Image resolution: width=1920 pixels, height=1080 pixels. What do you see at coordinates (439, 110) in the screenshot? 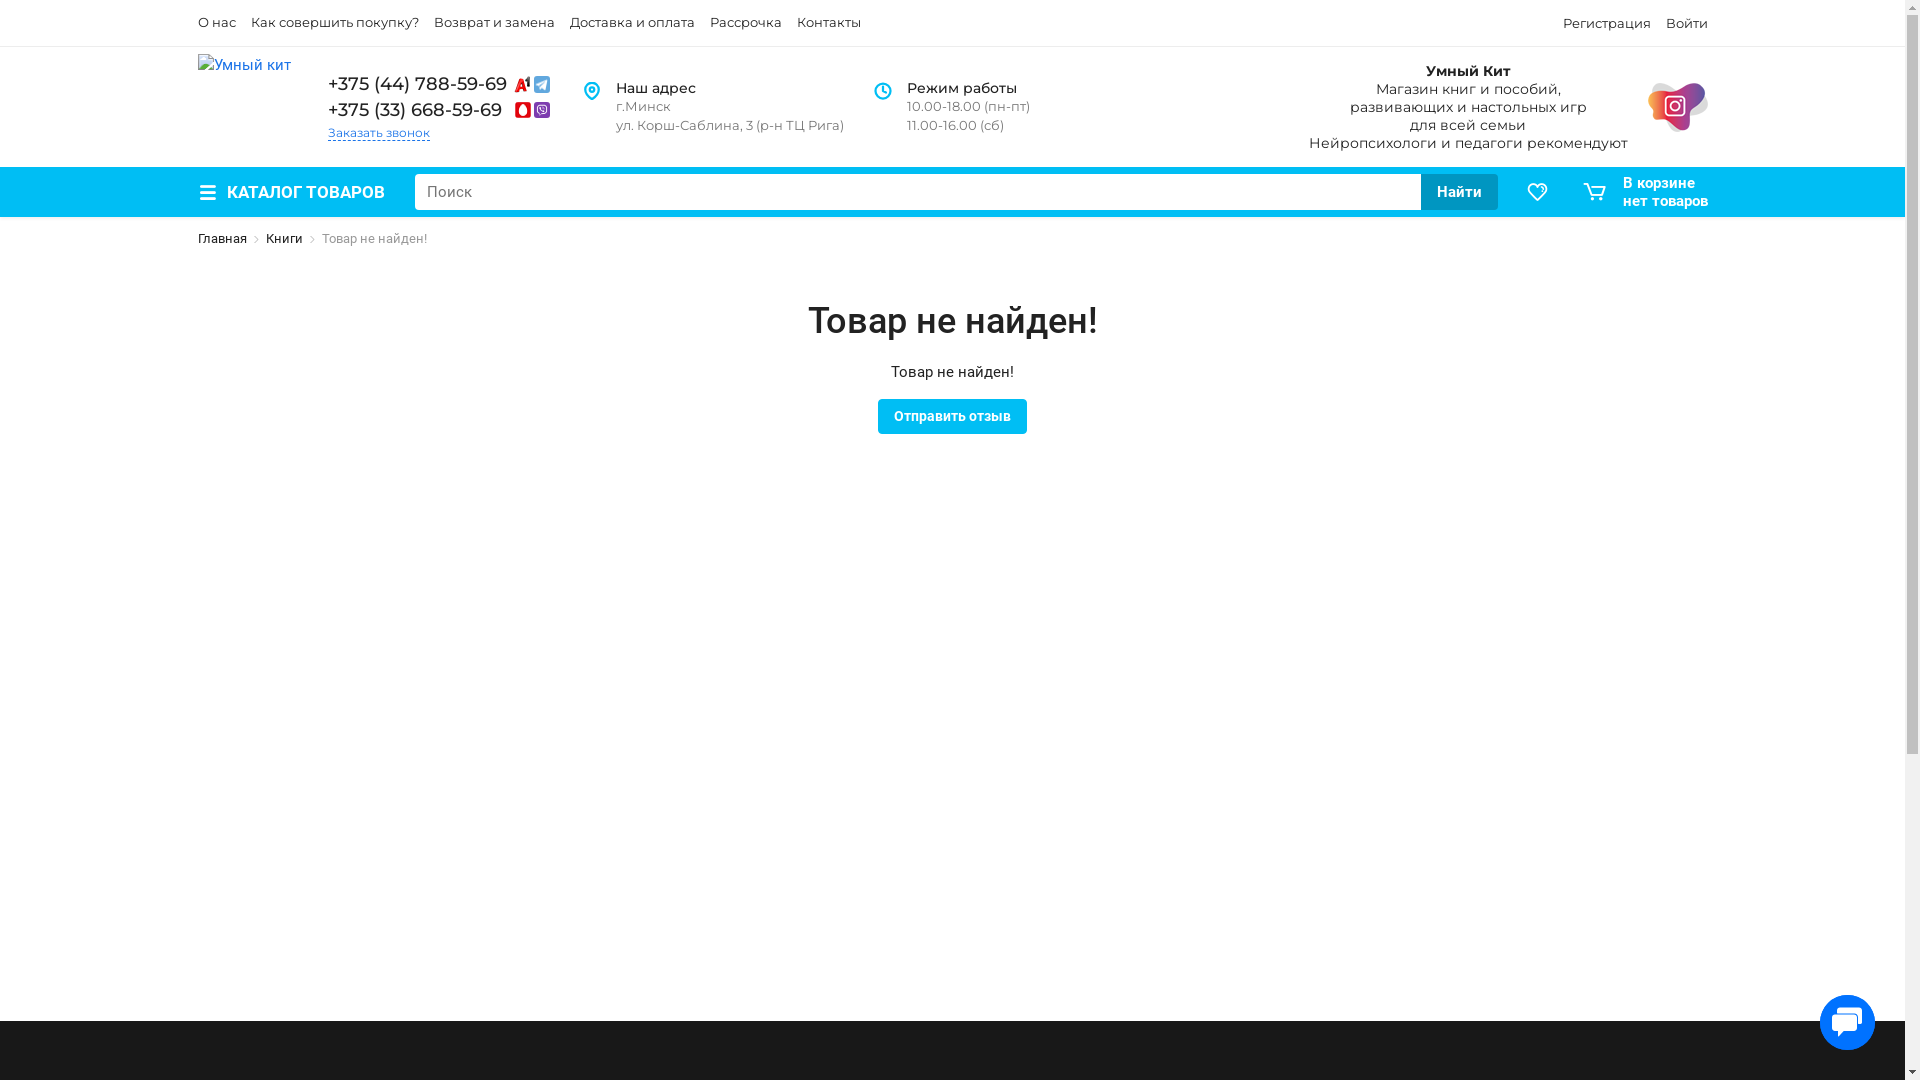
I see `'+375 (33) 668-59-69'` at bounding box center [439, 110].